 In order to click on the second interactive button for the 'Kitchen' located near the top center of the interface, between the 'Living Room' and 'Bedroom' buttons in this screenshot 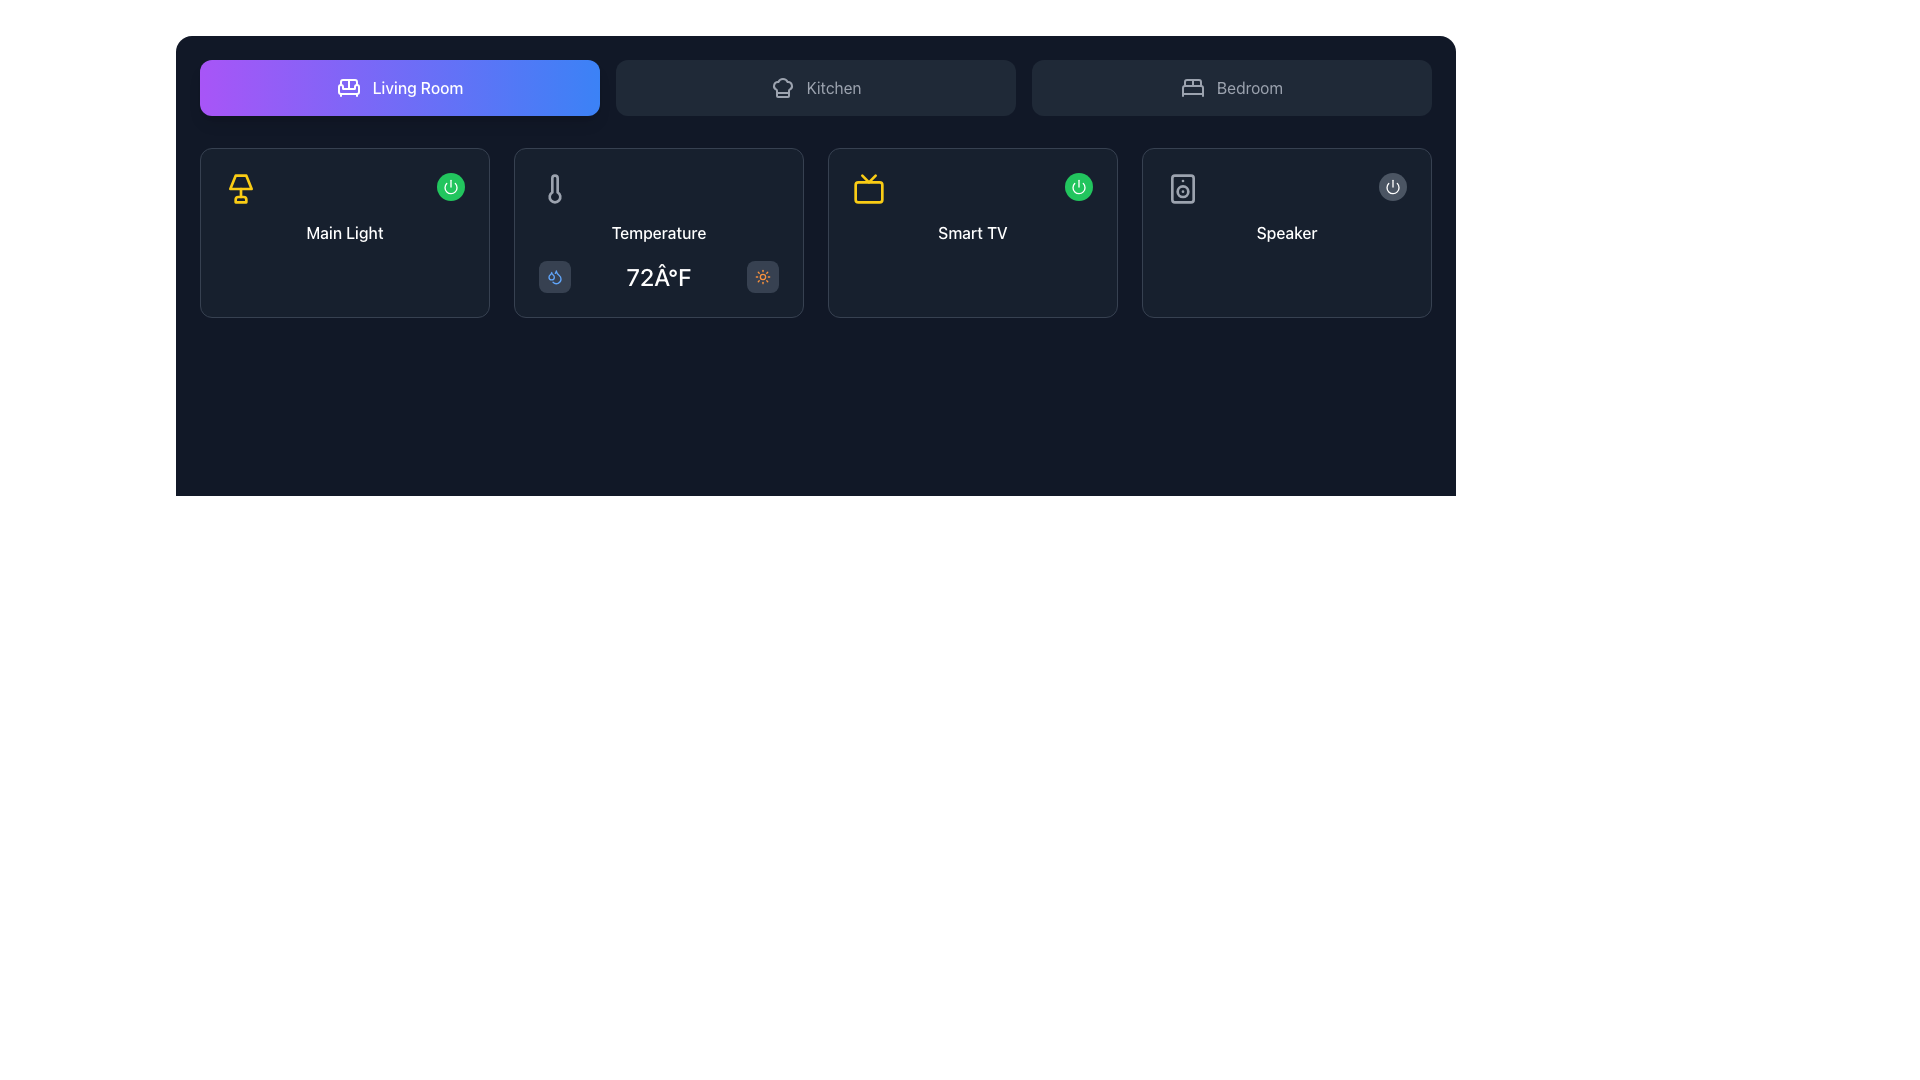, I will do `click(816, 87)`.